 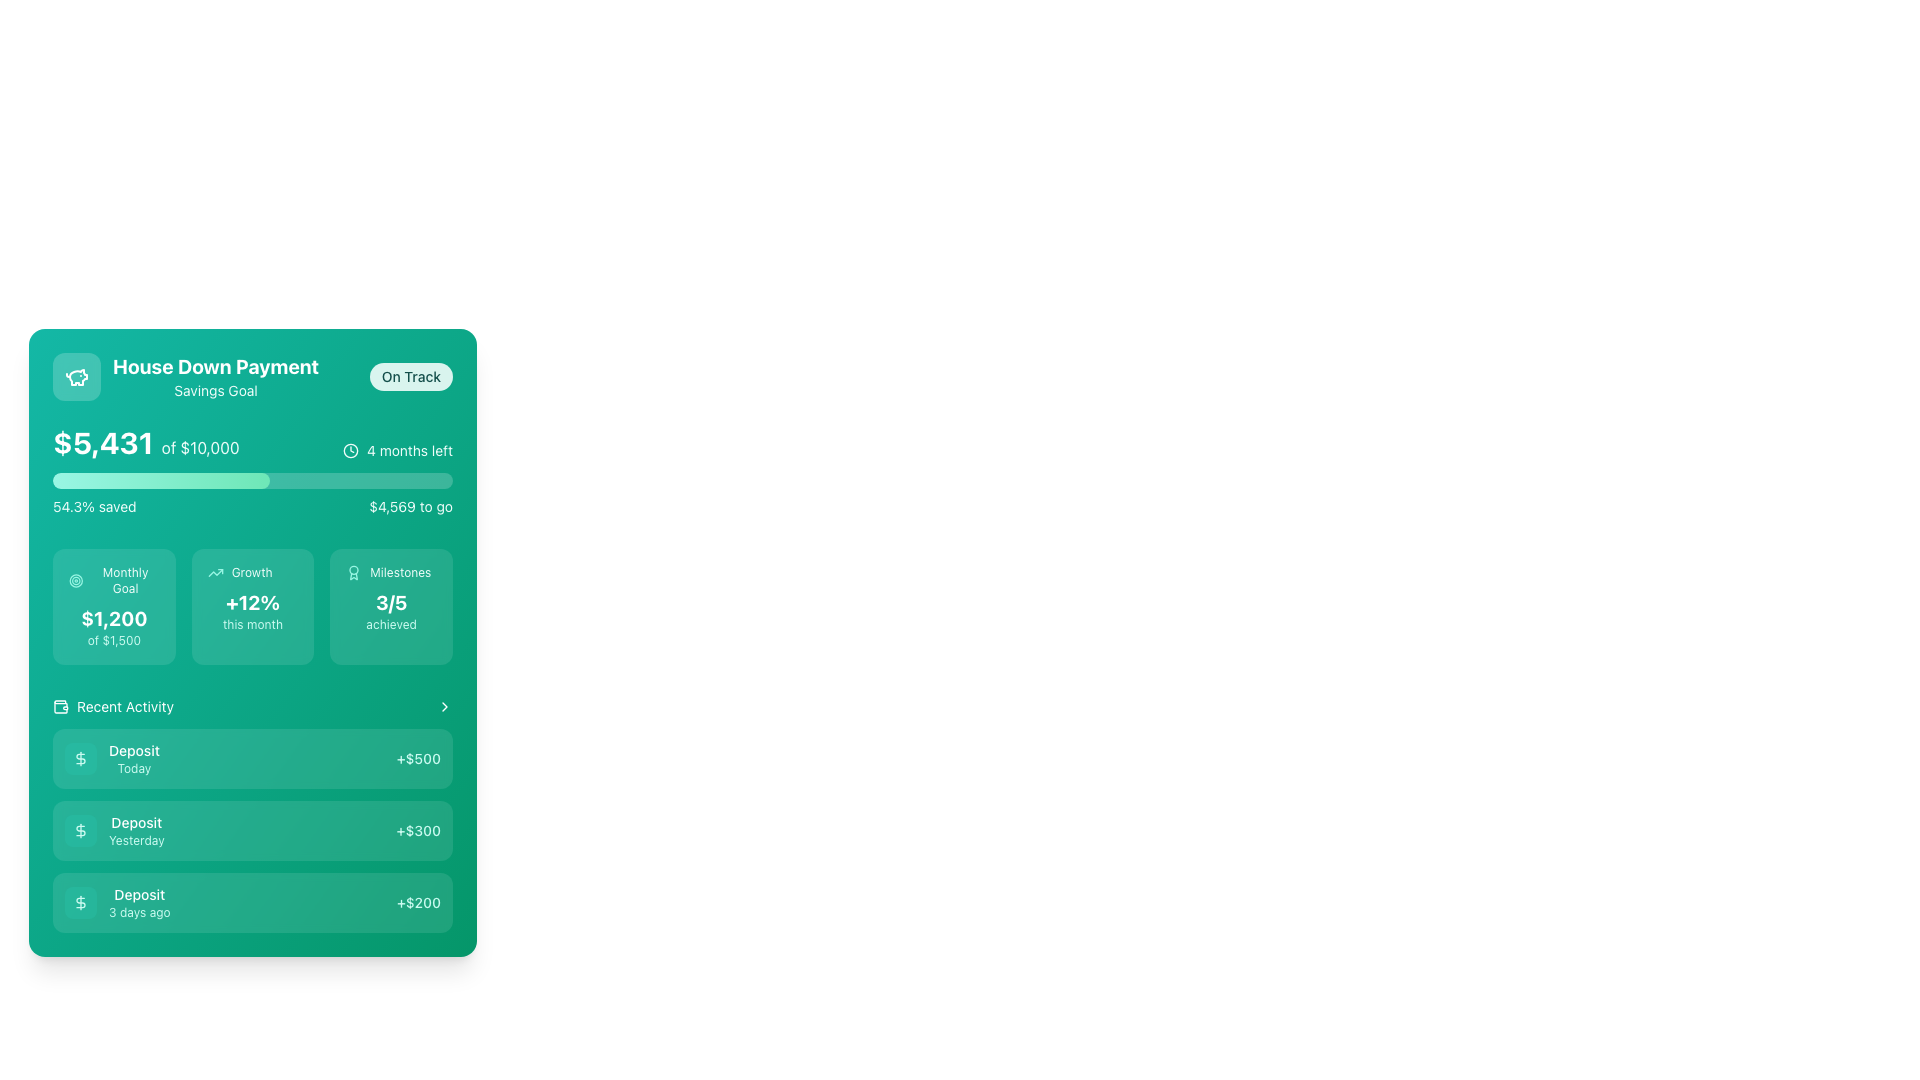 What do you see at coordinates (93, 505) in the screenshot?
I see `the Text Label indicating the progress towards the monetary goal, located below the progress bar and aligned to the left side of the '$4,569 to go' text` at bounding box center [93, 505].